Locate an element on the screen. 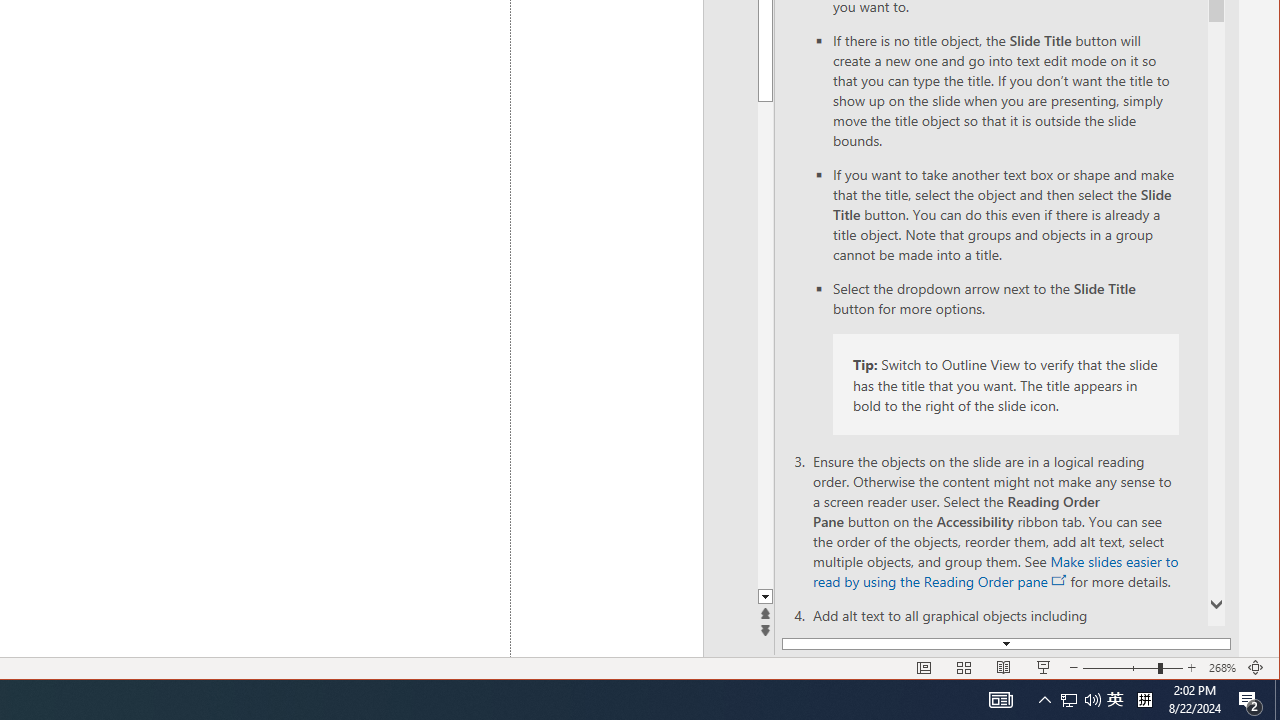 The height and width of the screenshot is (720, 1280). 'Zoom 268%' is located at coordinates (1221, 668).